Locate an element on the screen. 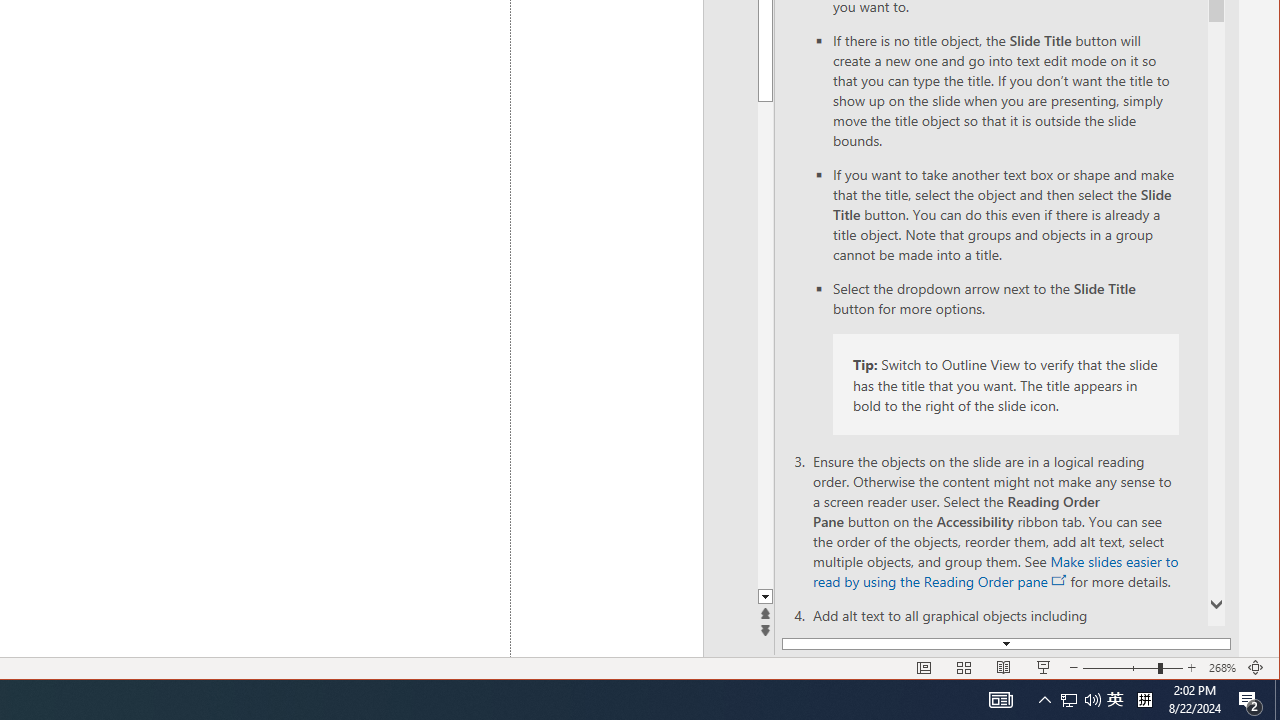 The height and width of the screenshot is (720, 1280). 'Zoom 268%' is located at coordinates (1221, 668).